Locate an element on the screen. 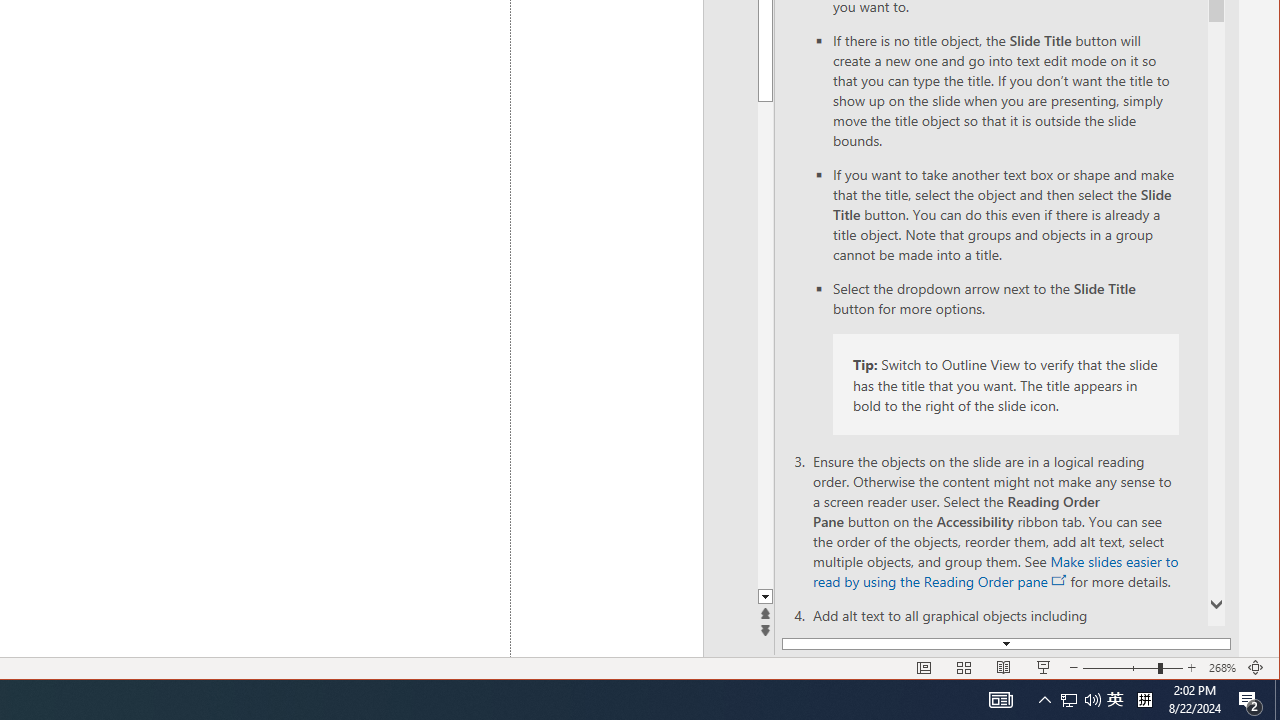 The height and width of the screenshot is (720, 1280). 'Zoom 268%' is located at coordinates (1221, 668).